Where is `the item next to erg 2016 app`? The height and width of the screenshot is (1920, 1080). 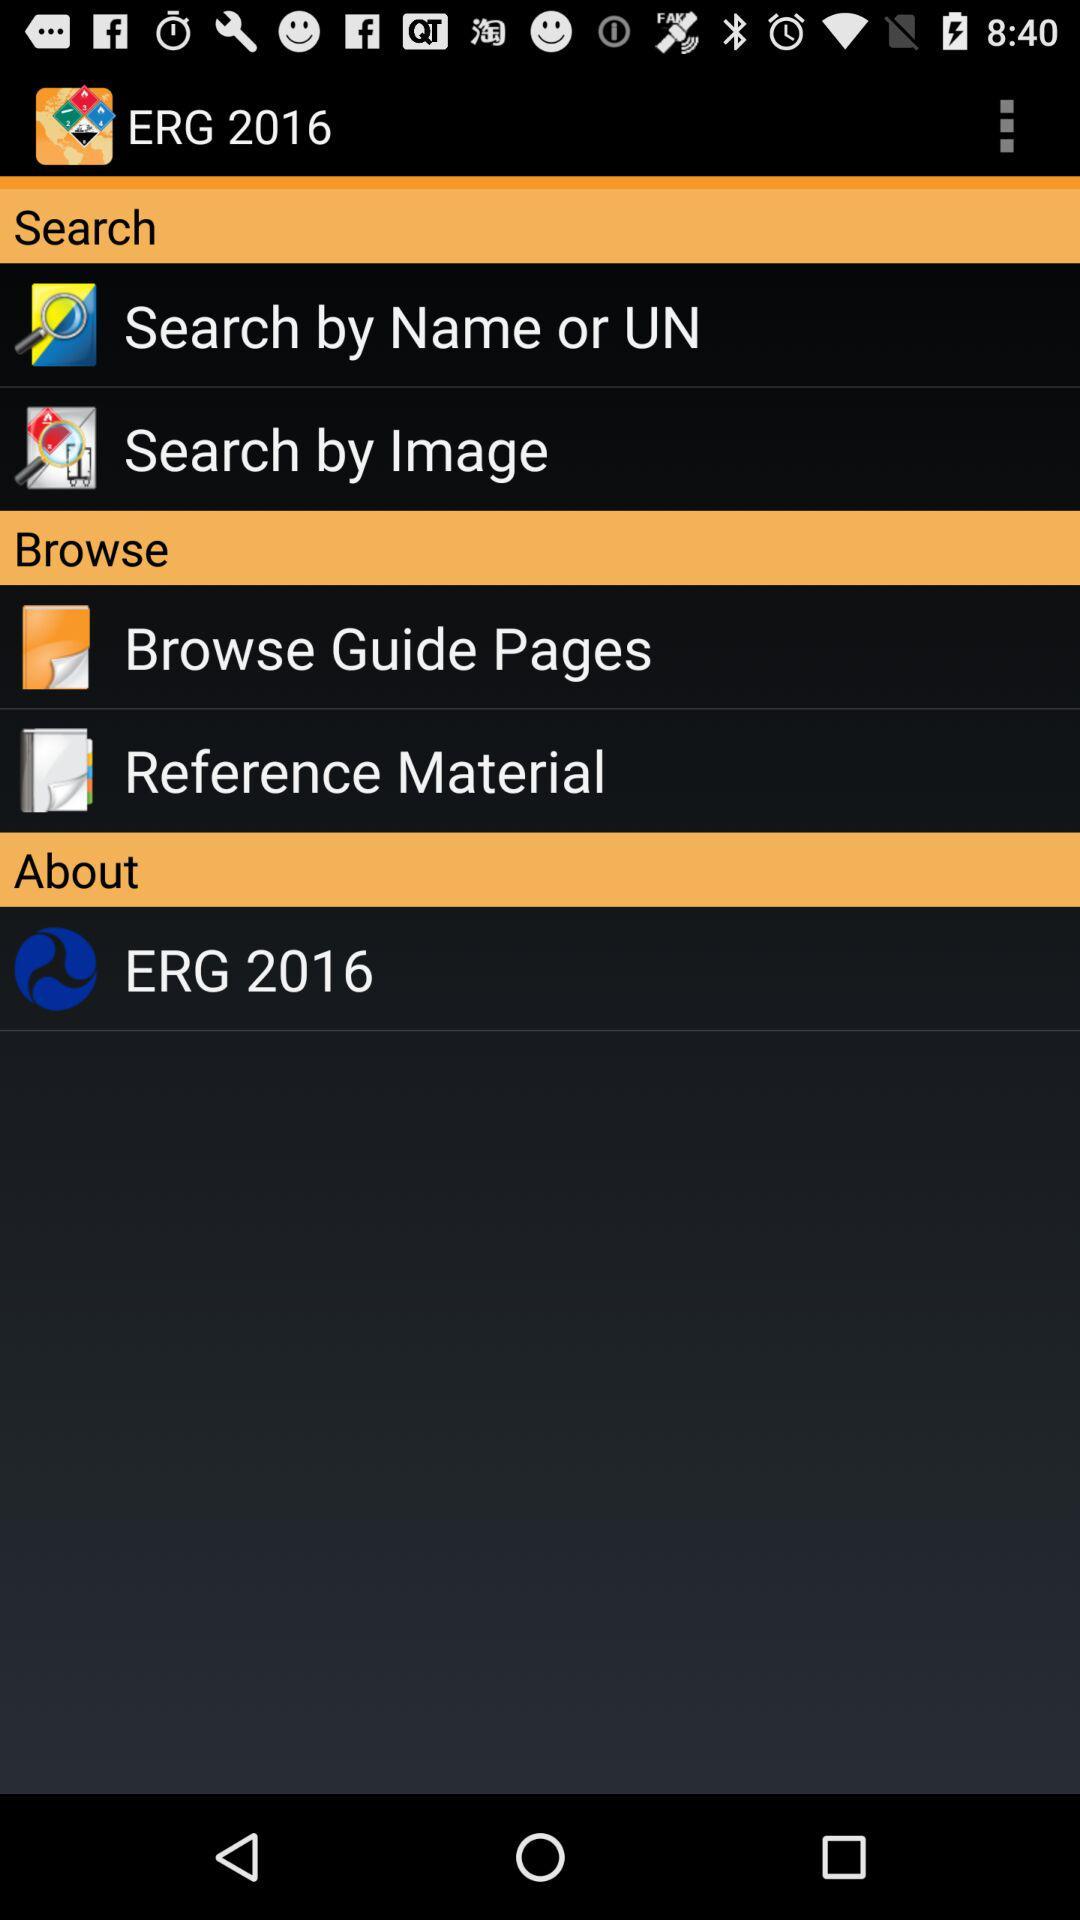 the item next to erg 2016 app is located at coordinates (1006, 124).